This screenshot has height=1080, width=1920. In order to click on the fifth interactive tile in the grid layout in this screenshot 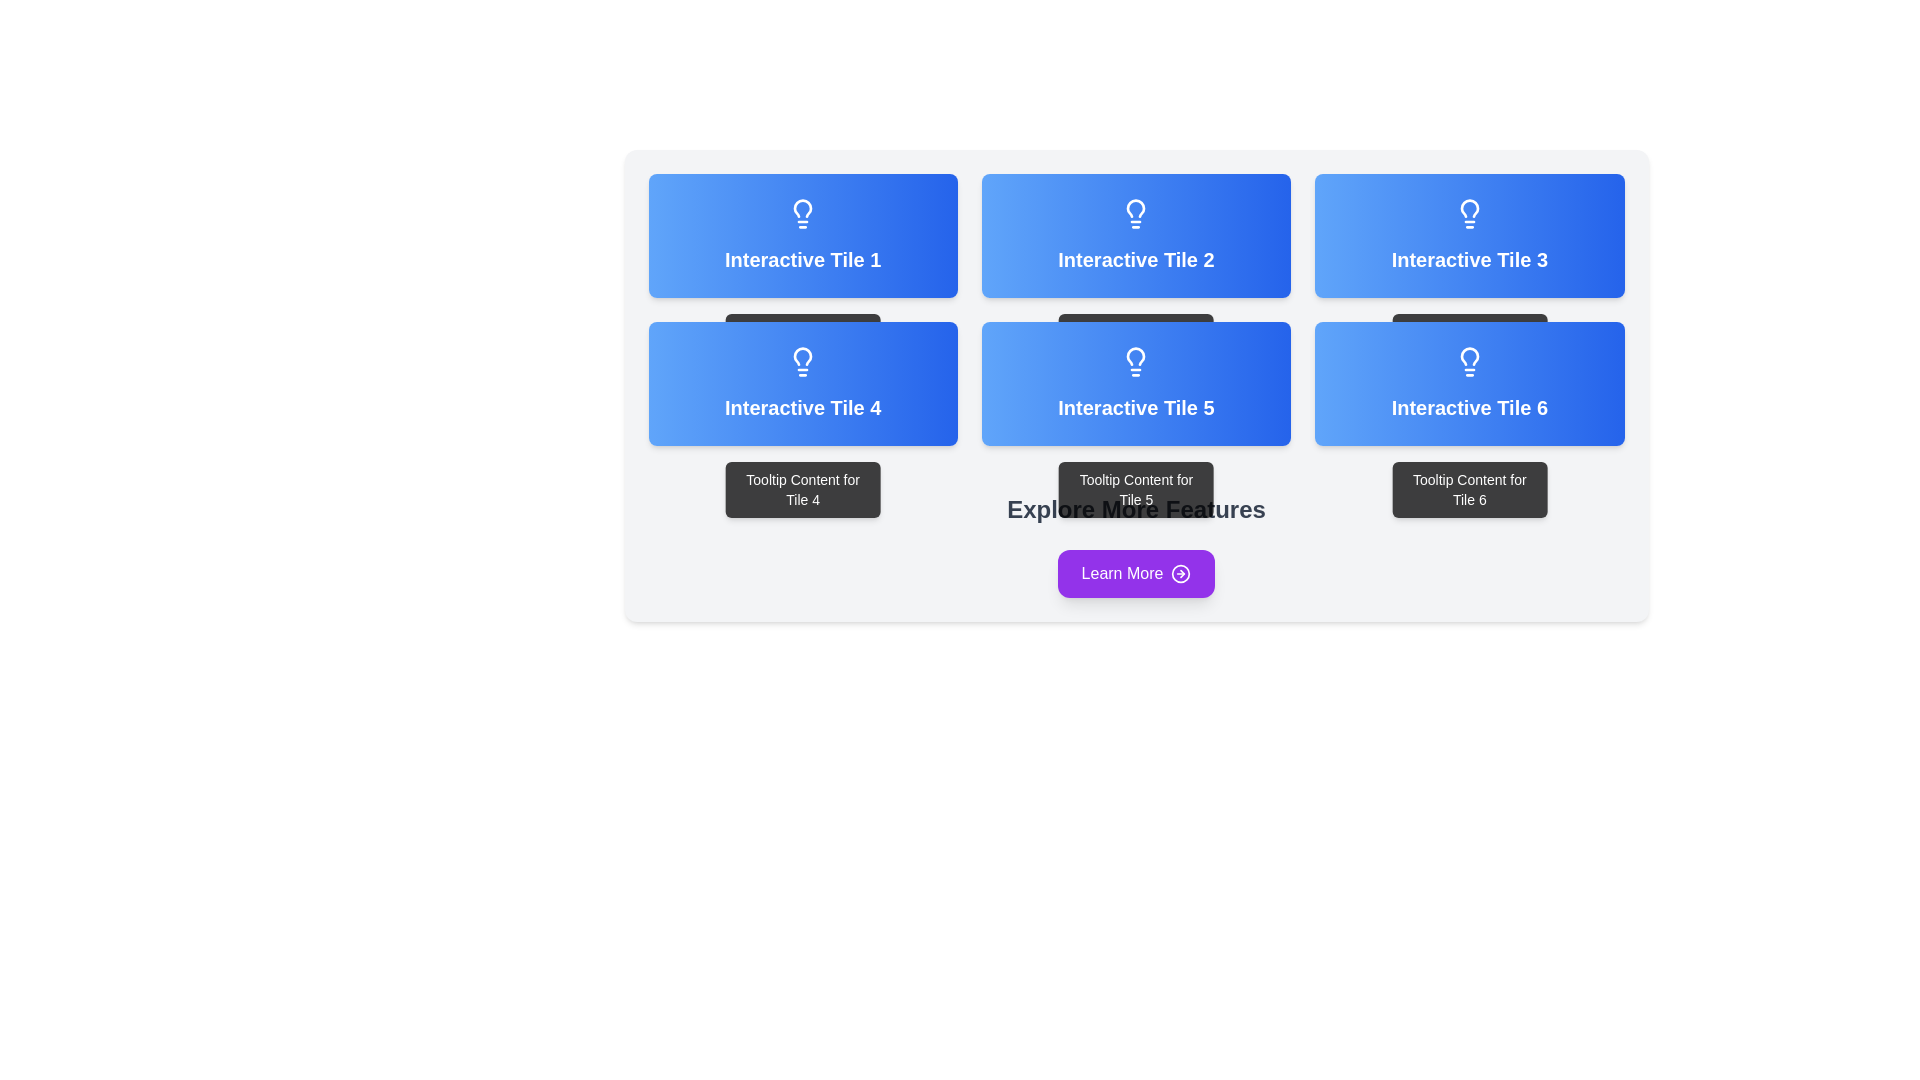, I will do `click(1136, 384)`.